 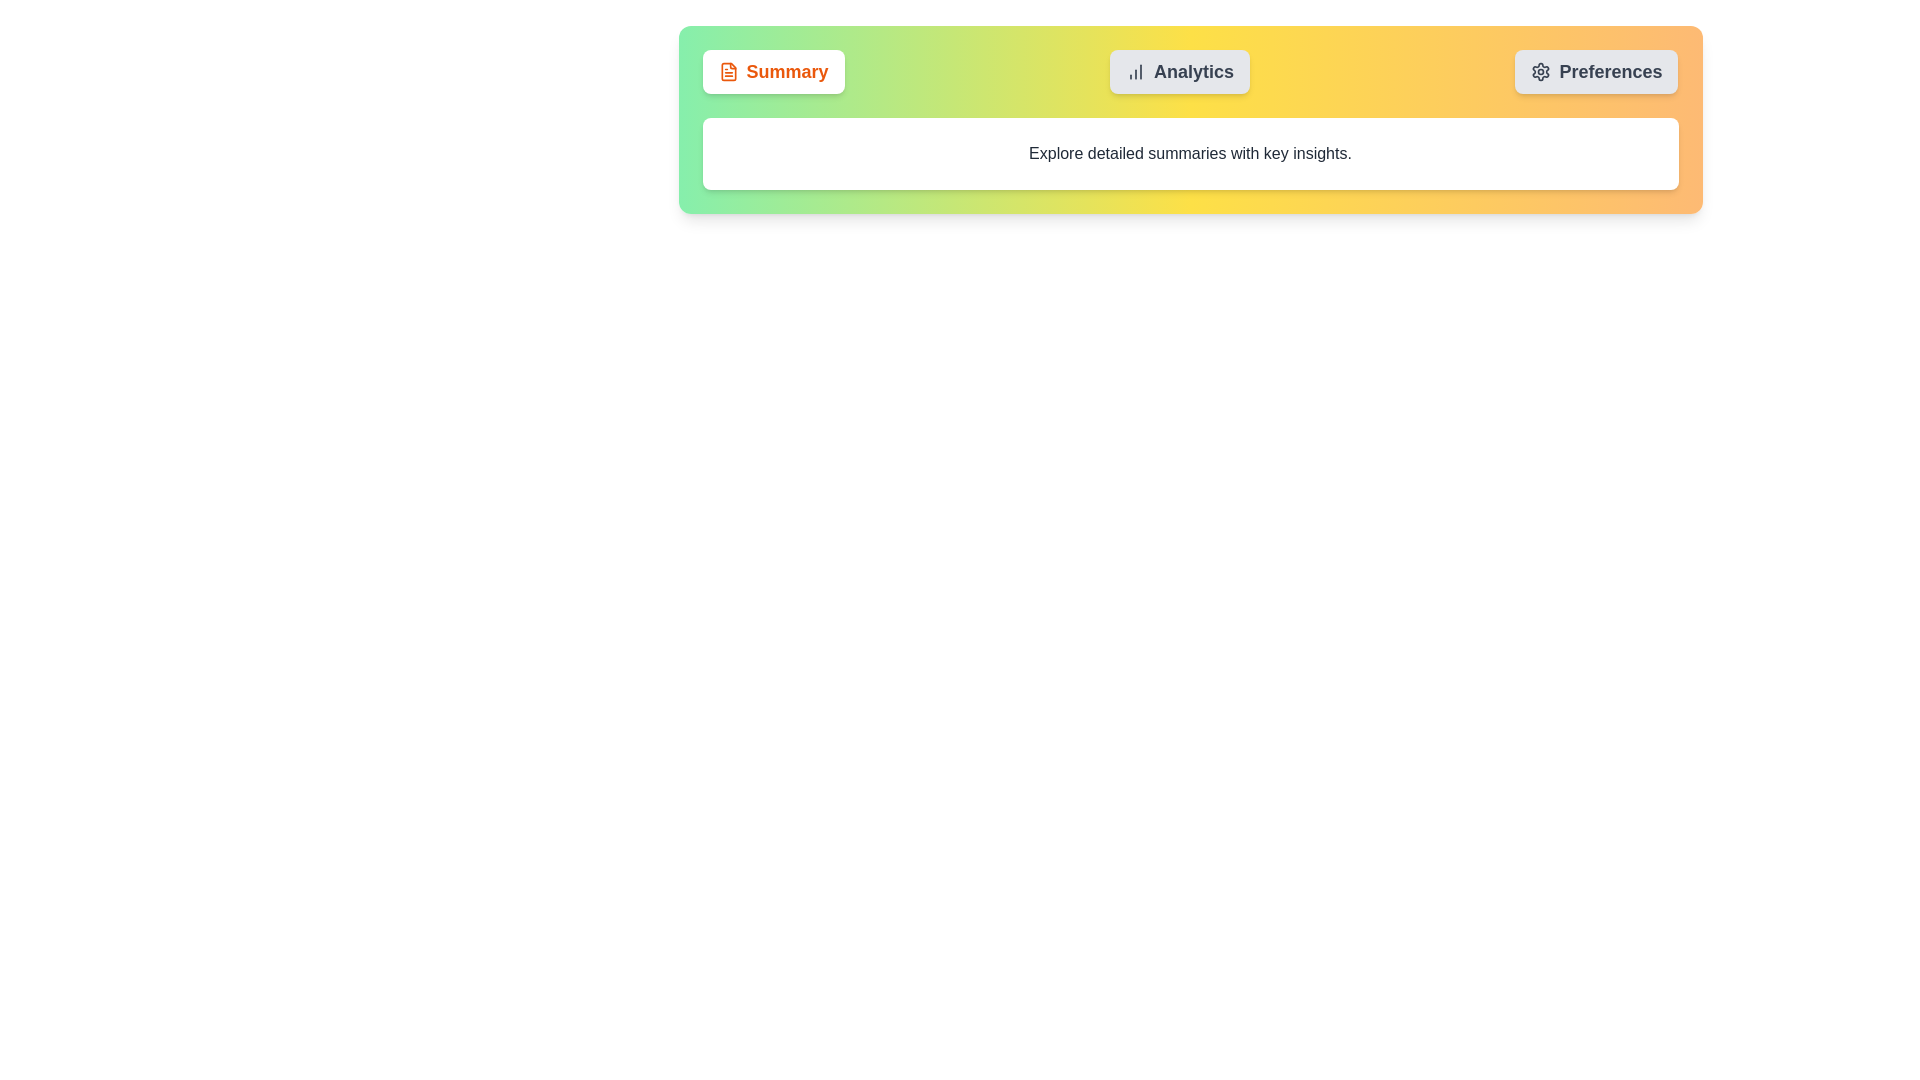 I want to click on the 'Analytics' button which contains an icon resembling a bar graph with three vertical bars, located at the top-center section of the interface, so click(x=1135, y=71).